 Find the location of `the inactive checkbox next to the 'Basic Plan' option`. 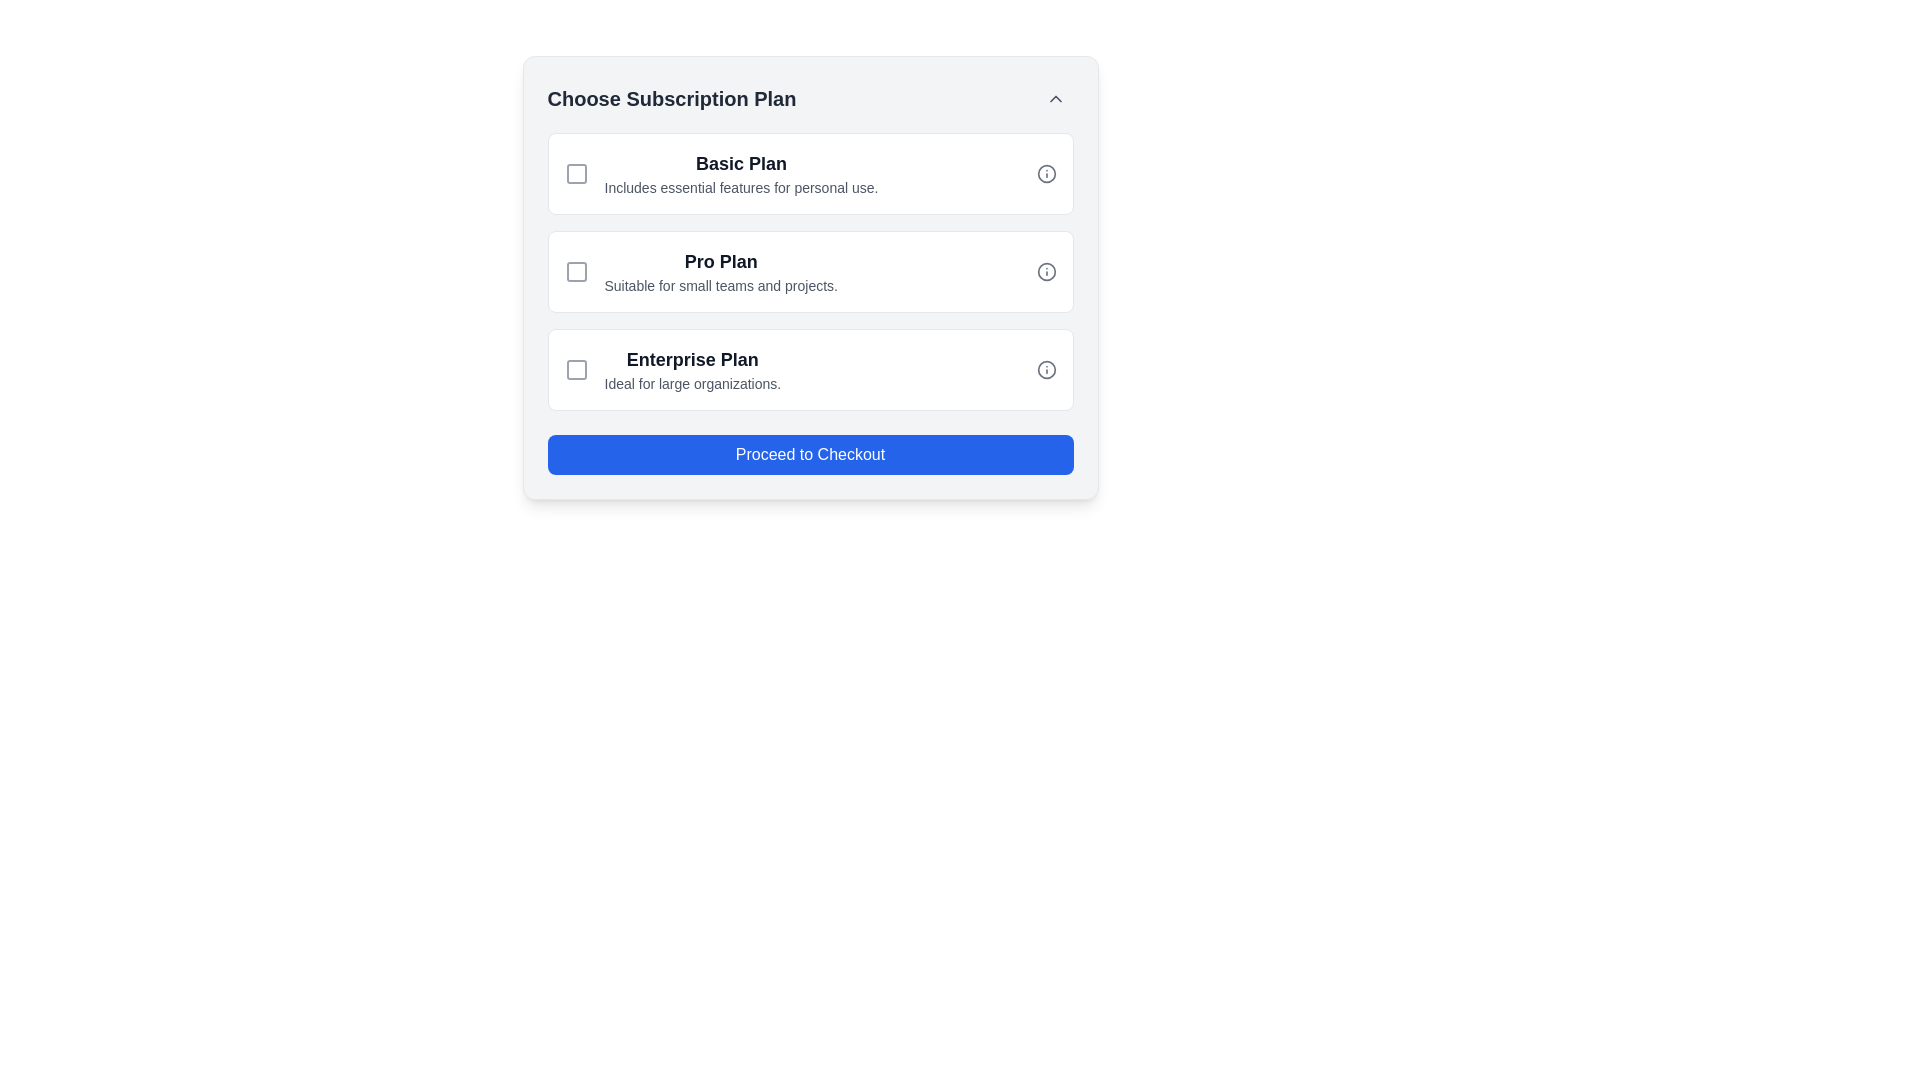

the inactive checkbox next to the 'Basic Plan' option is located at coordinates (575, 172).